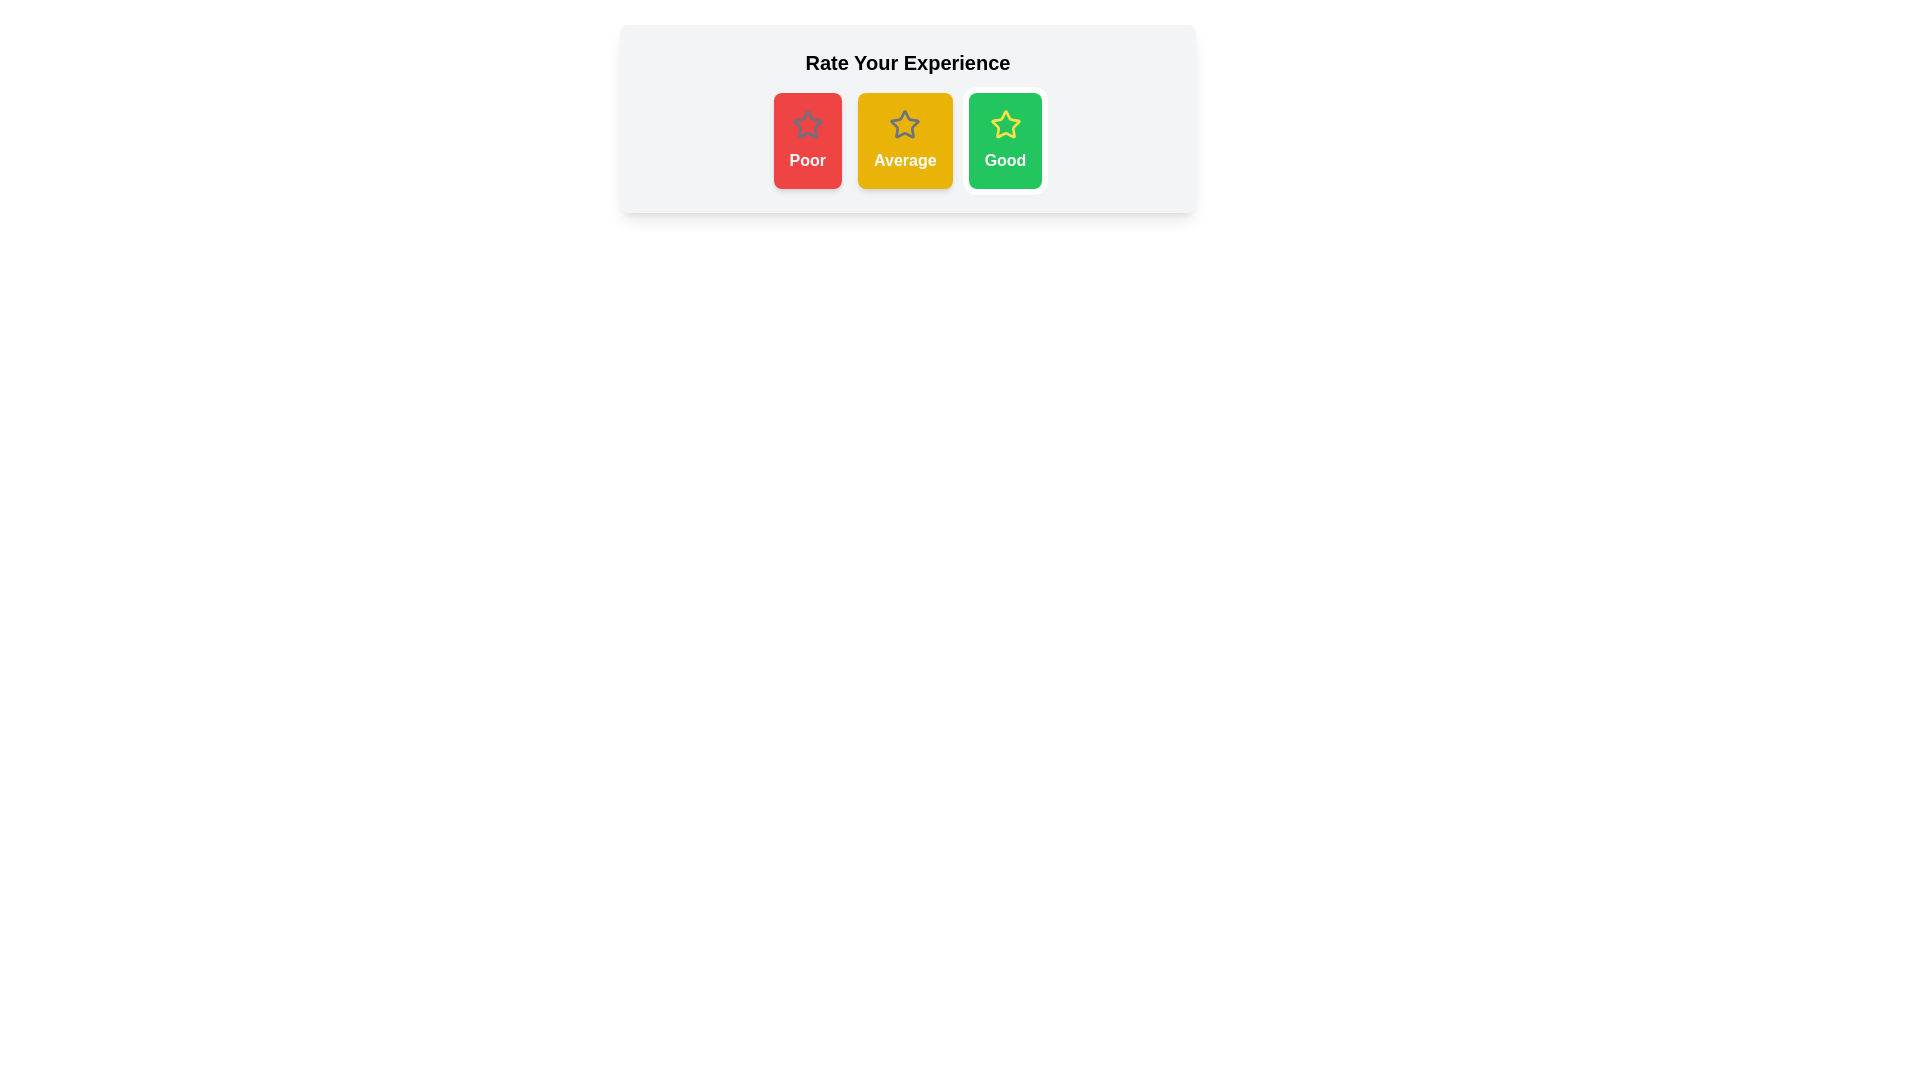 The image size is (1920, 1080). What do you see at coordinates (807, 140) in the screenshot?
I see `the Poor button to select the corresponding rating` at bounding box center [807, 140].